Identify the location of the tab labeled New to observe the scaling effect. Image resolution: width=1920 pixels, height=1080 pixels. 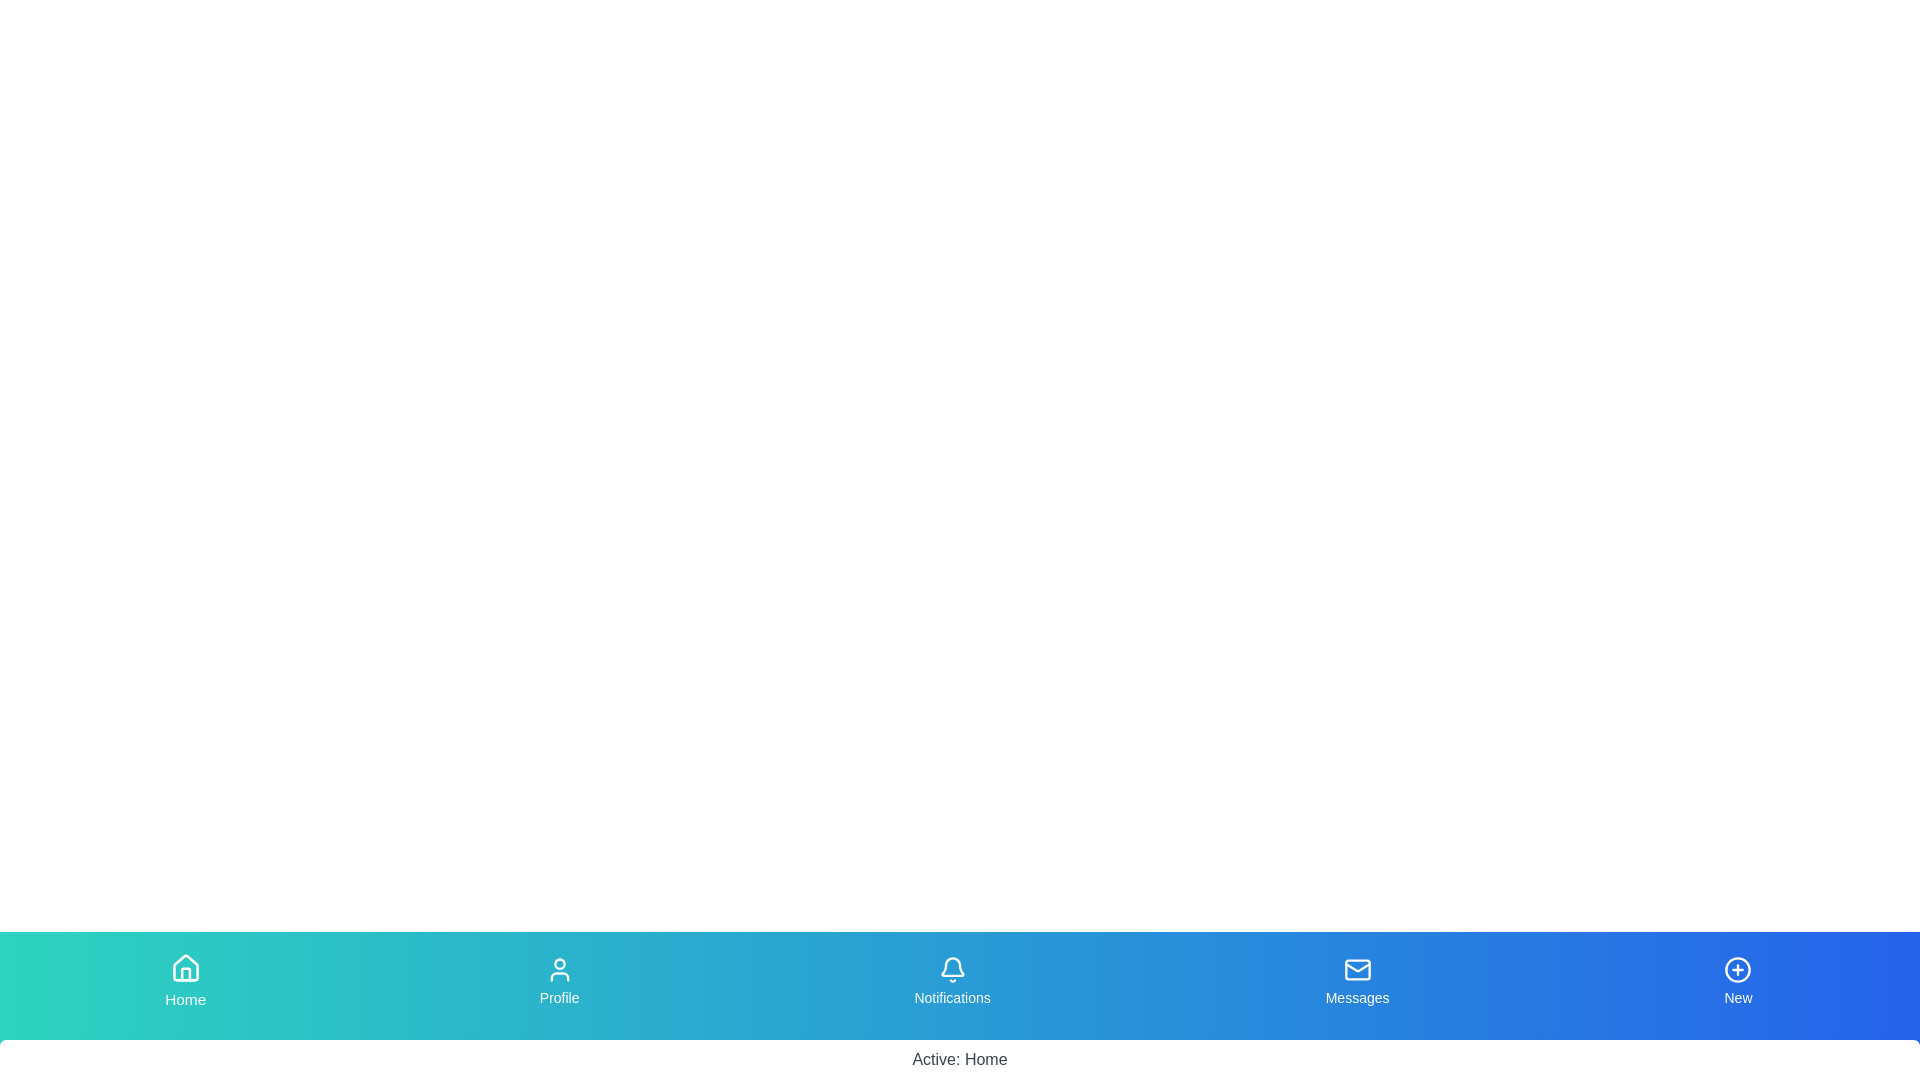
(1736, 981).